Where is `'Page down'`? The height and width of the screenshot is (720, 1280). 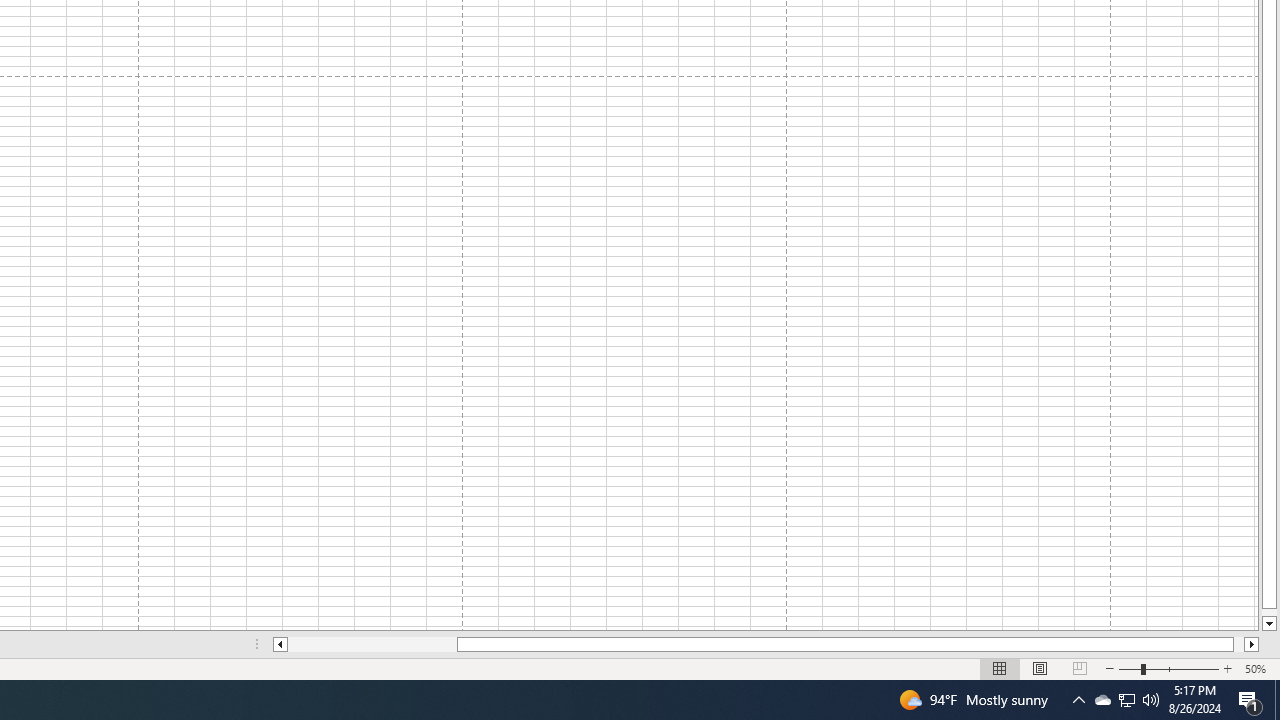
'Page down' is located at coordinates (1268, 611).